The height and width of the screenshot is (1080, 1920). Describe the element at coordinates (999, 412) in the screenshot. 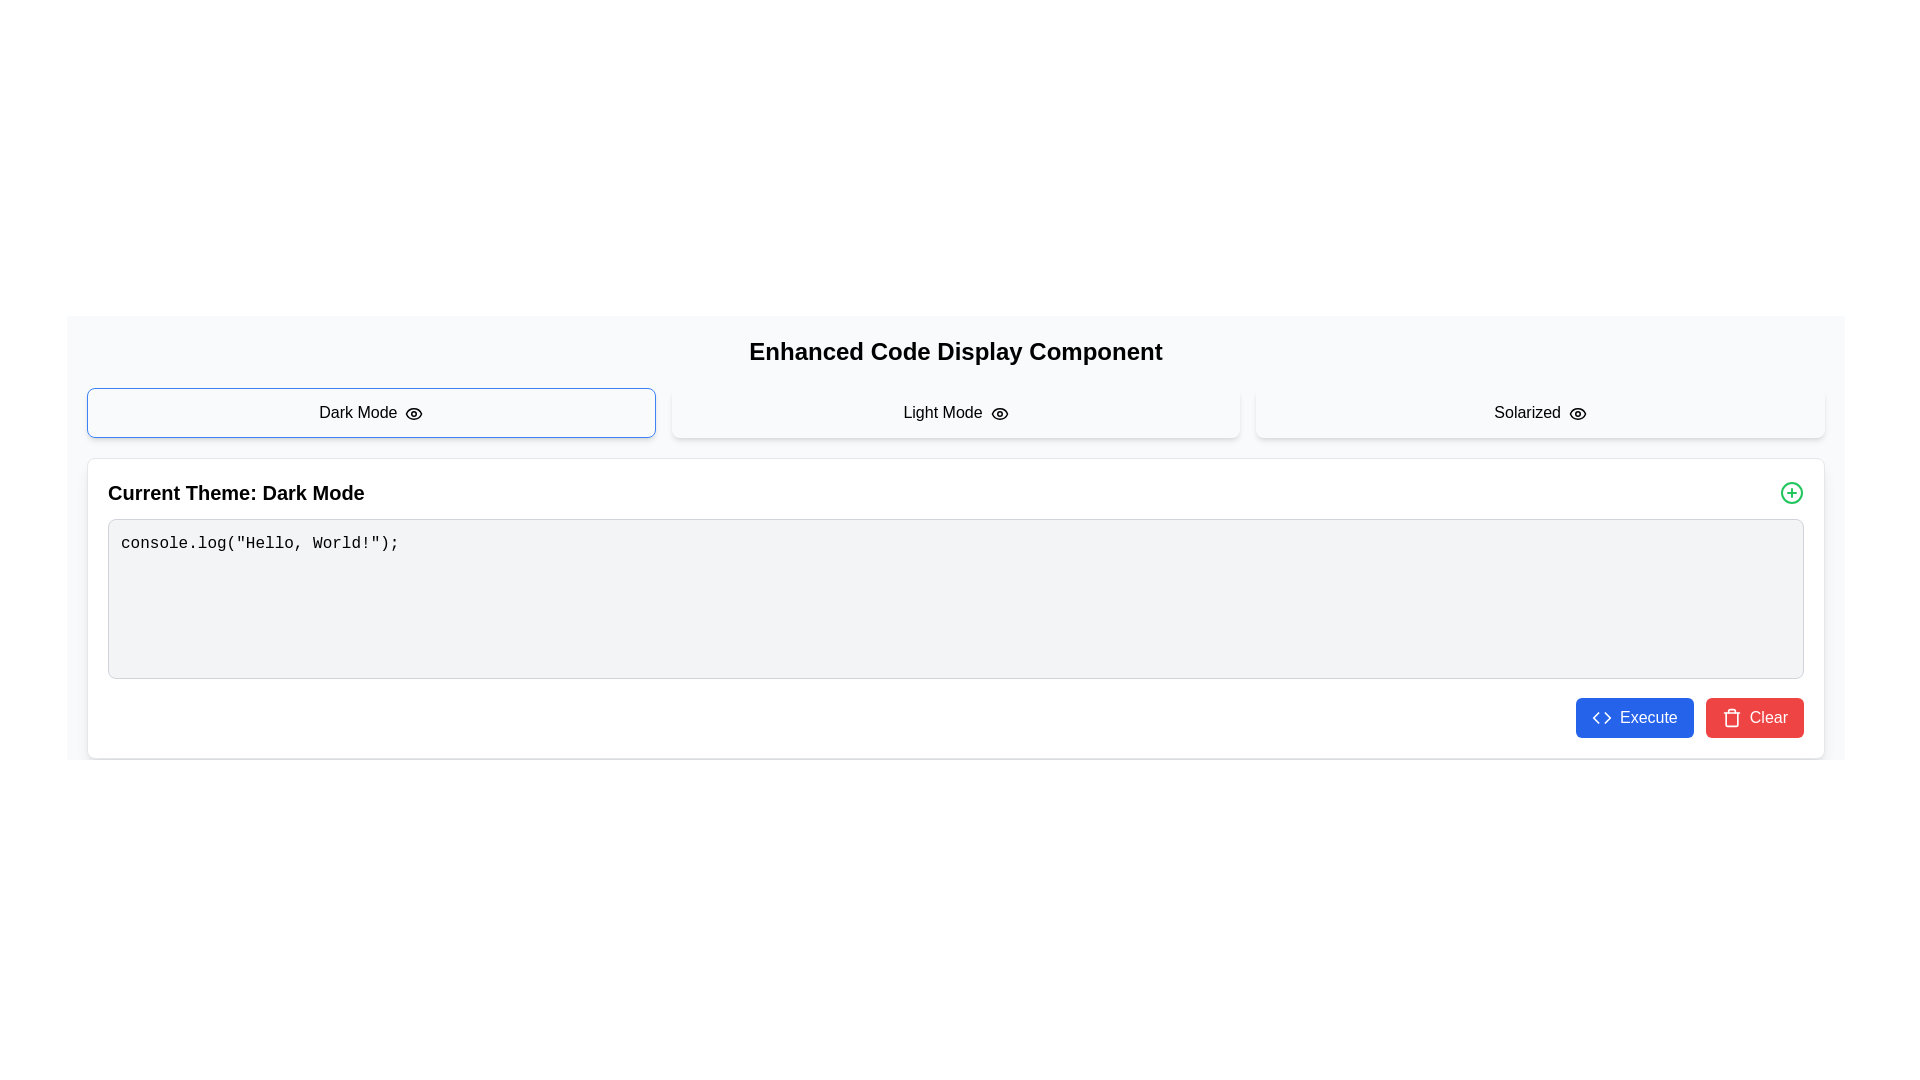

I see `the eye-shaped icon located inline beside the 'Light Mode' text, which is styled in a minimalist design and has a monochromatic color scheme` at that location.